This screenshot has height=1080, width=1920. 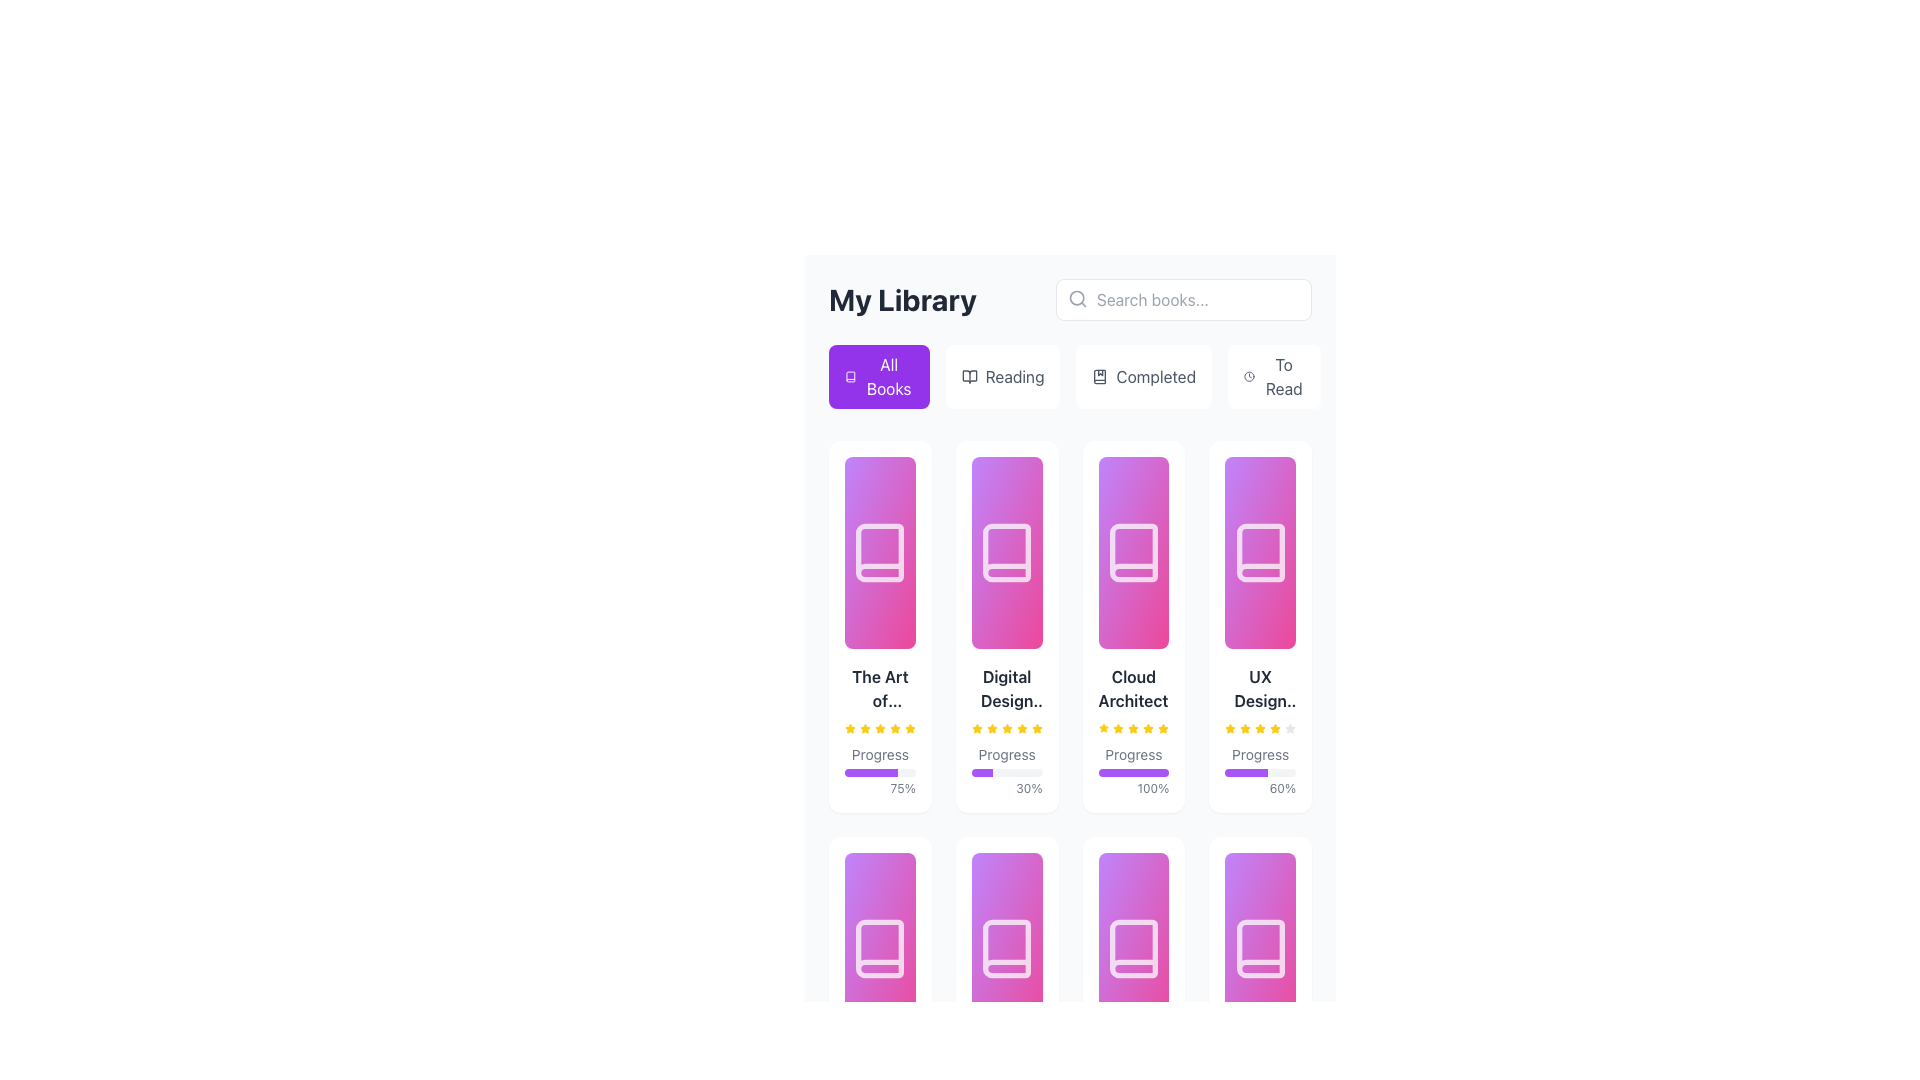 I want to click on the text label displaying '60%' in a small, right-aligned font, located within the fourth card in the top row of the interface showing a progress-related statistic, so click(x=1259, y=788).